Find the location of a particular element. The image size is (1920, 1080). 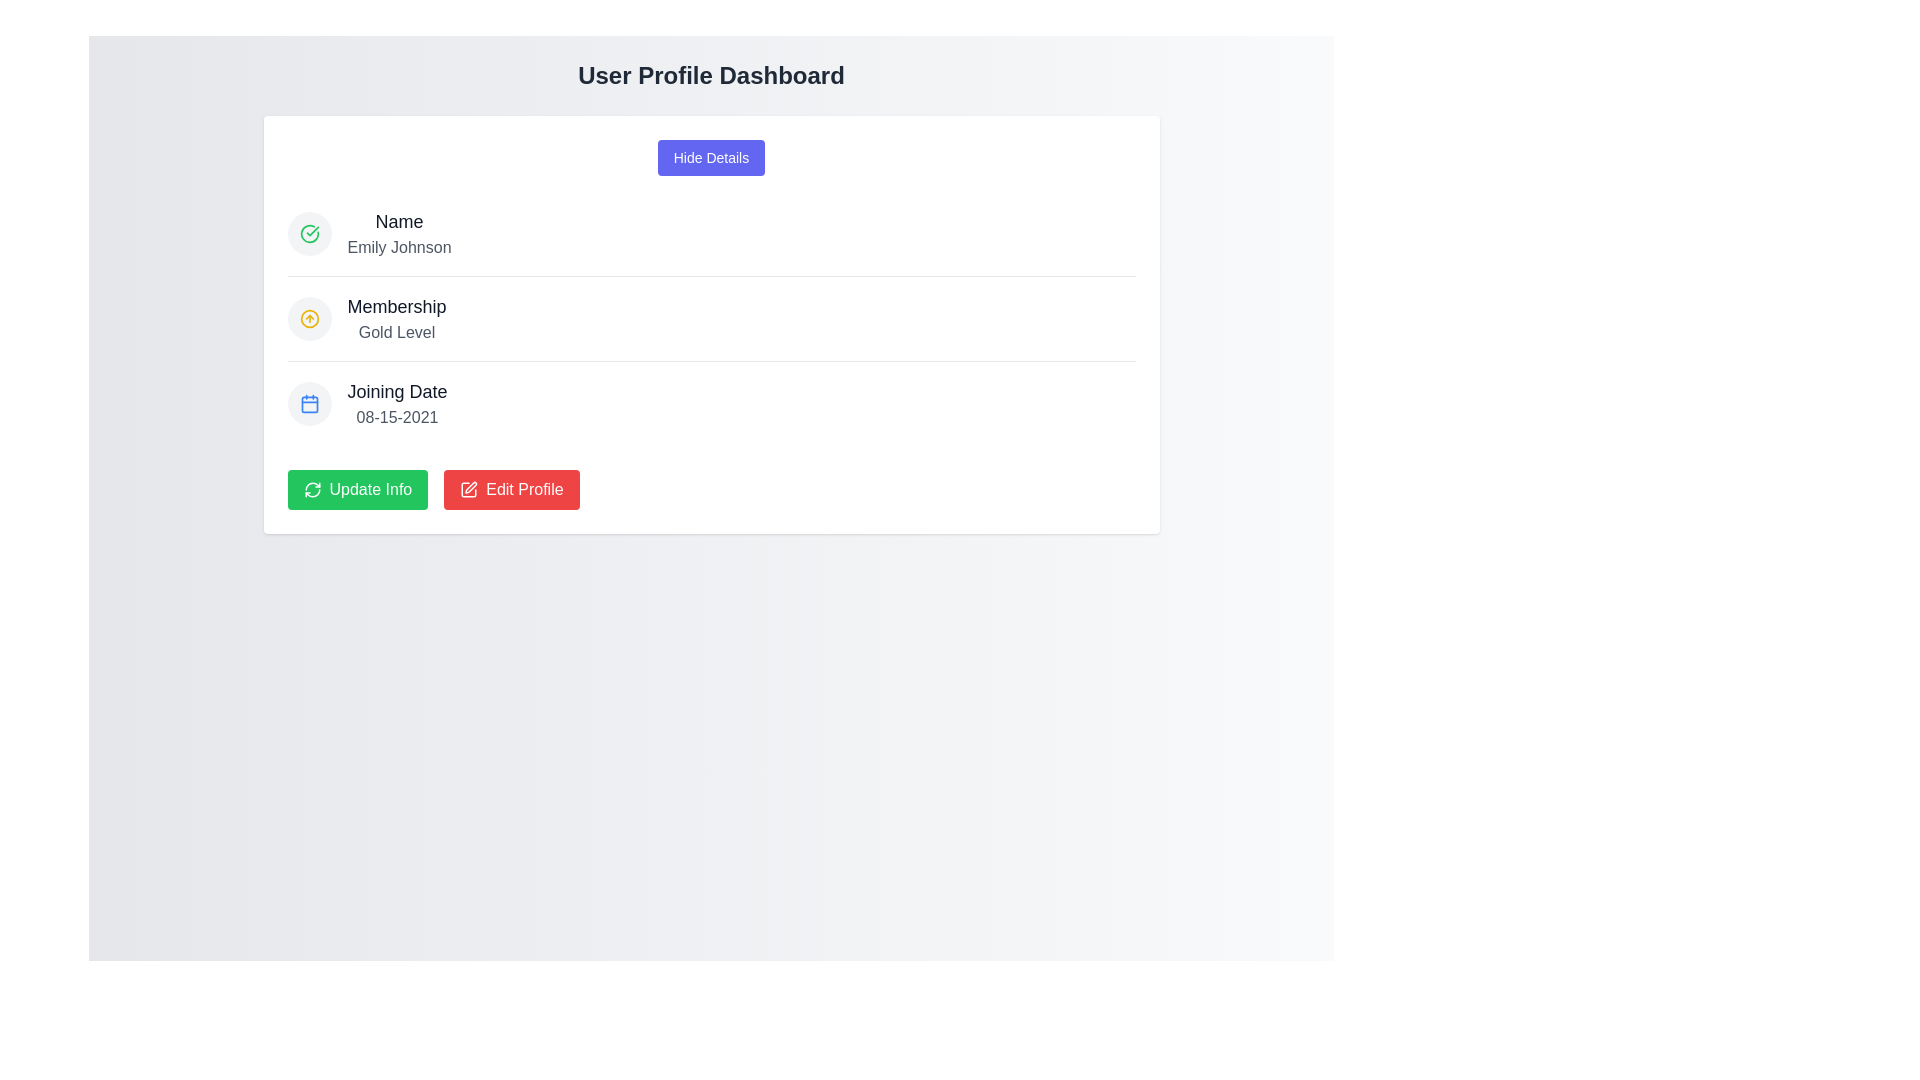

the 'Membership' graphical icon component that is part of the 'Gold Level' membership representation in the second row of icons on the profile dashboard is located at coordinates (308, 318).